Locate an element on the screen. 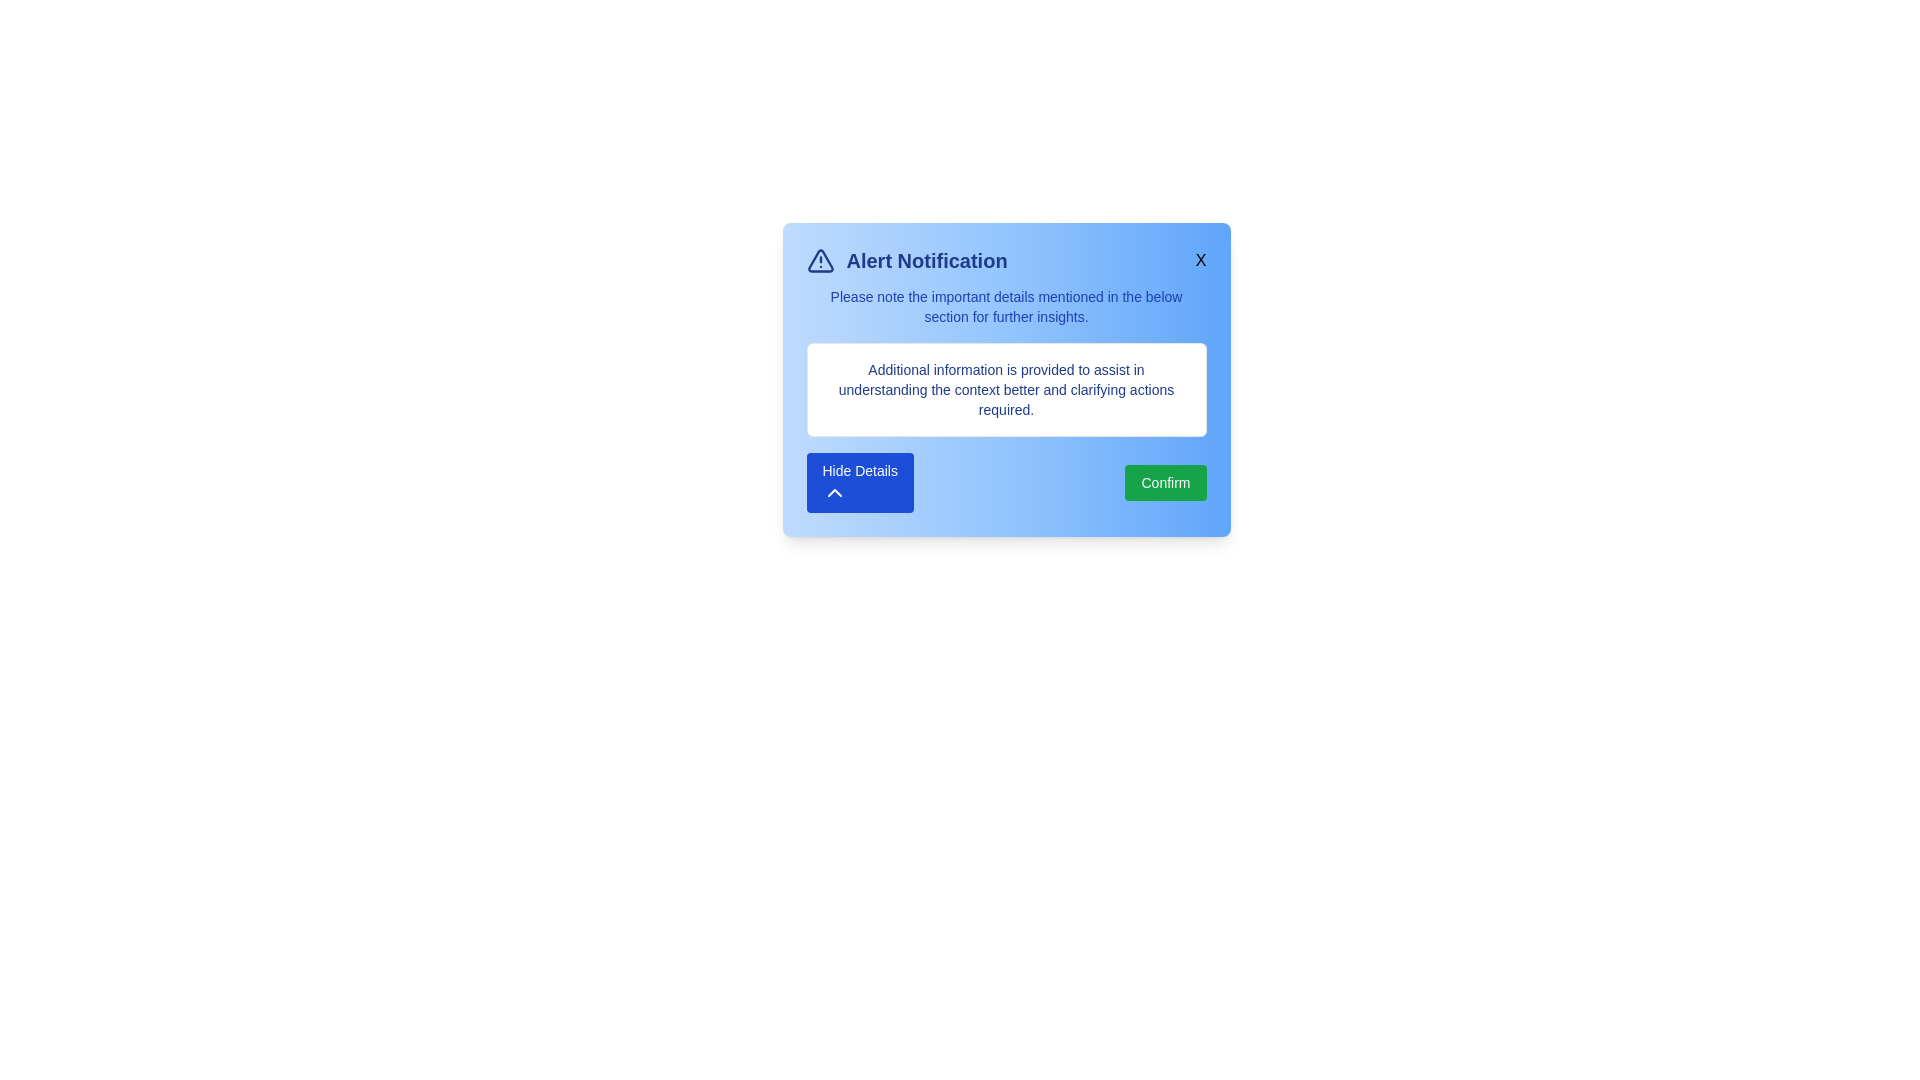 This screenshot has width=1920, height=1080. 'Hide Details' button to collapse the additional information is located at coordinates (859, 482).